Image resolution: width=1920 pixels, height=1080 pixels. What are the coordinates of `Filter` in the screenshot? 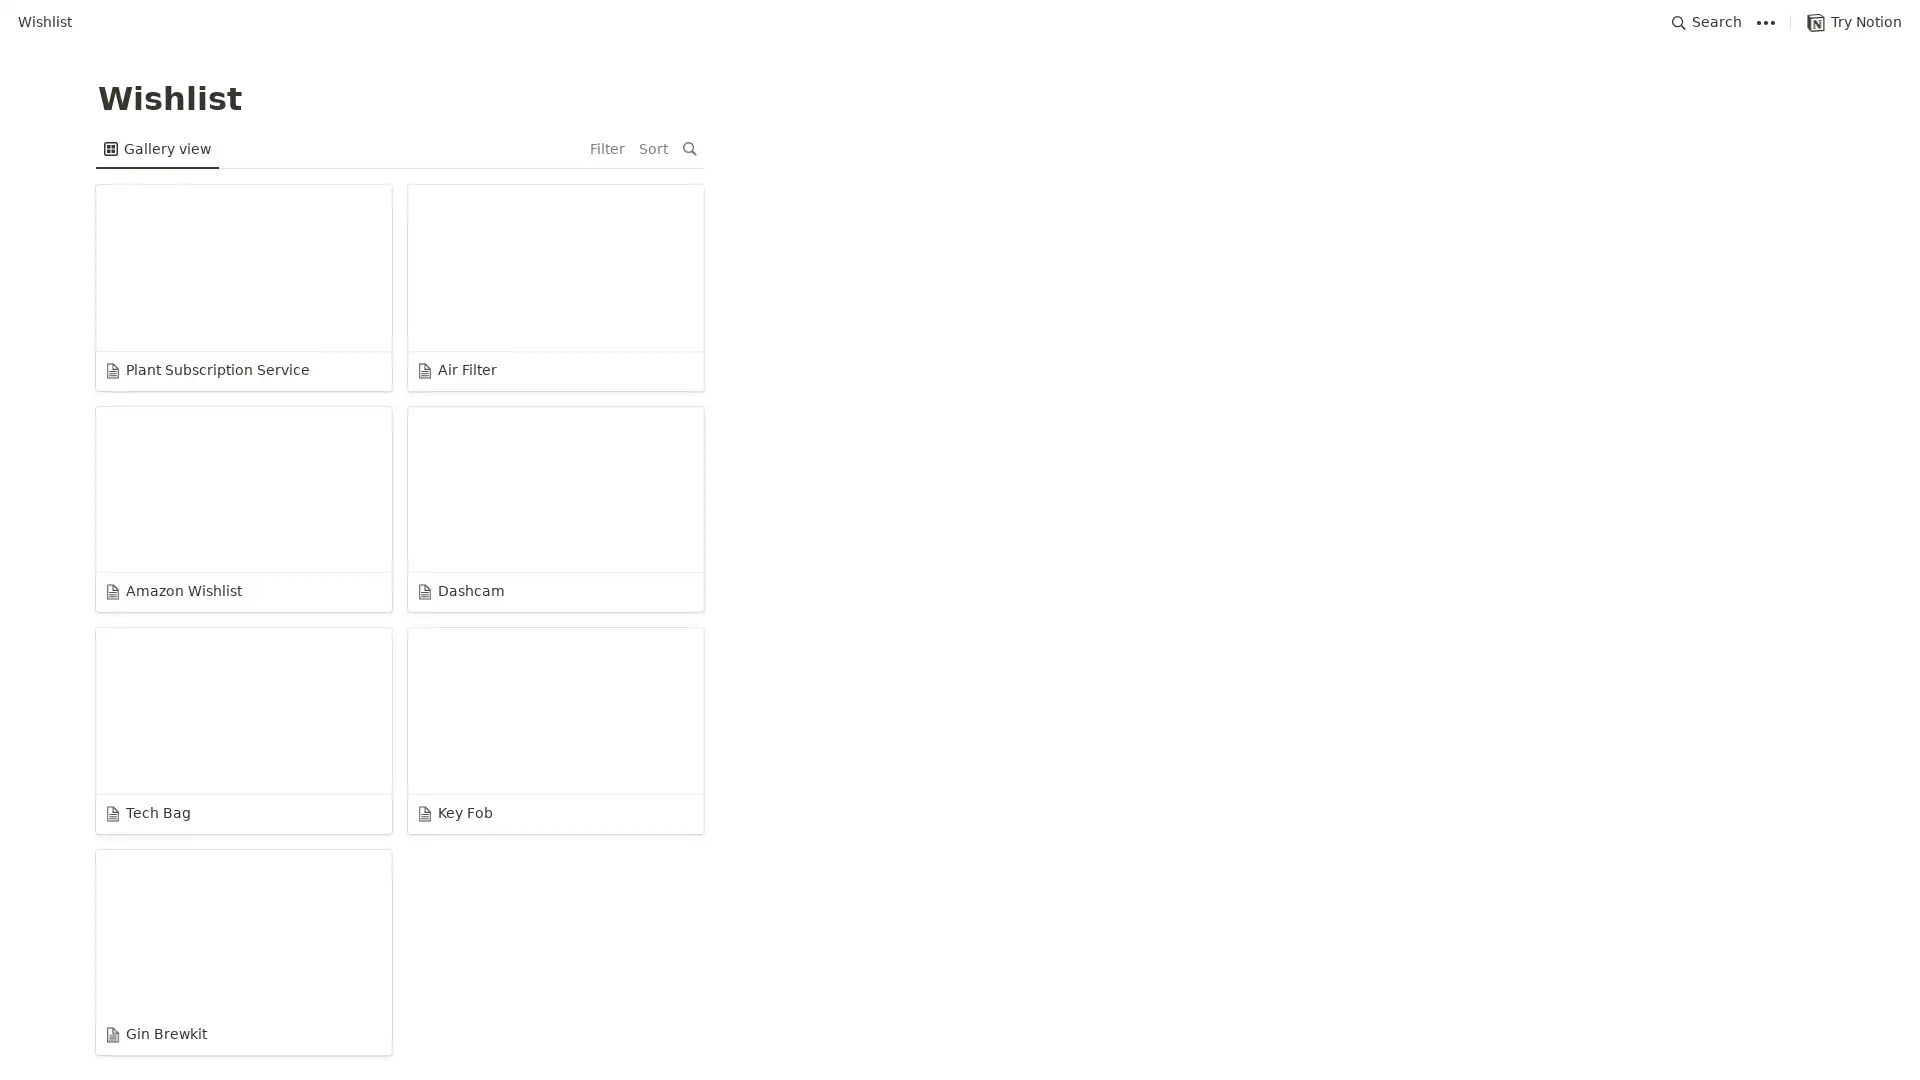 It's located at (1726, 148).